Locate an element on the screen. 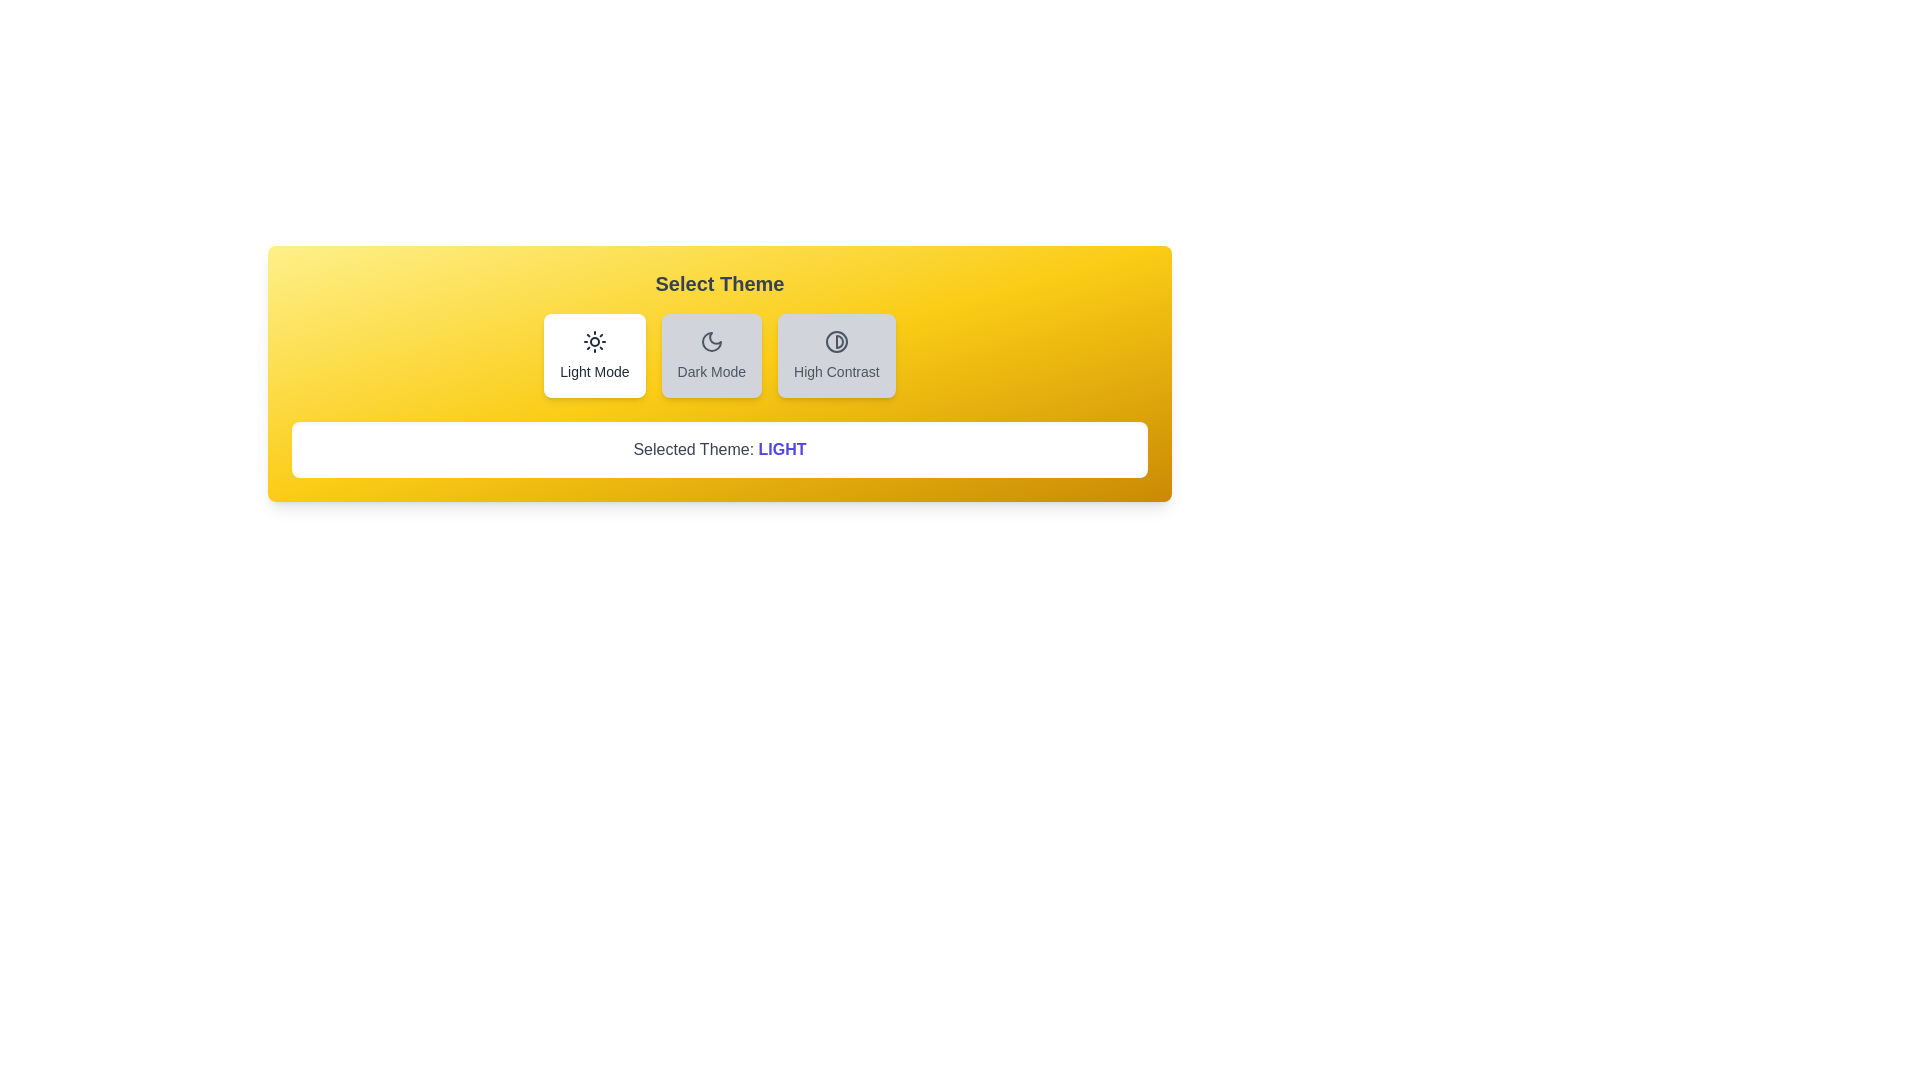 This screenshot has height=1080, width=1920. the button corresponding to the theme Light Mode to select it is located at coordinates (594, 354).